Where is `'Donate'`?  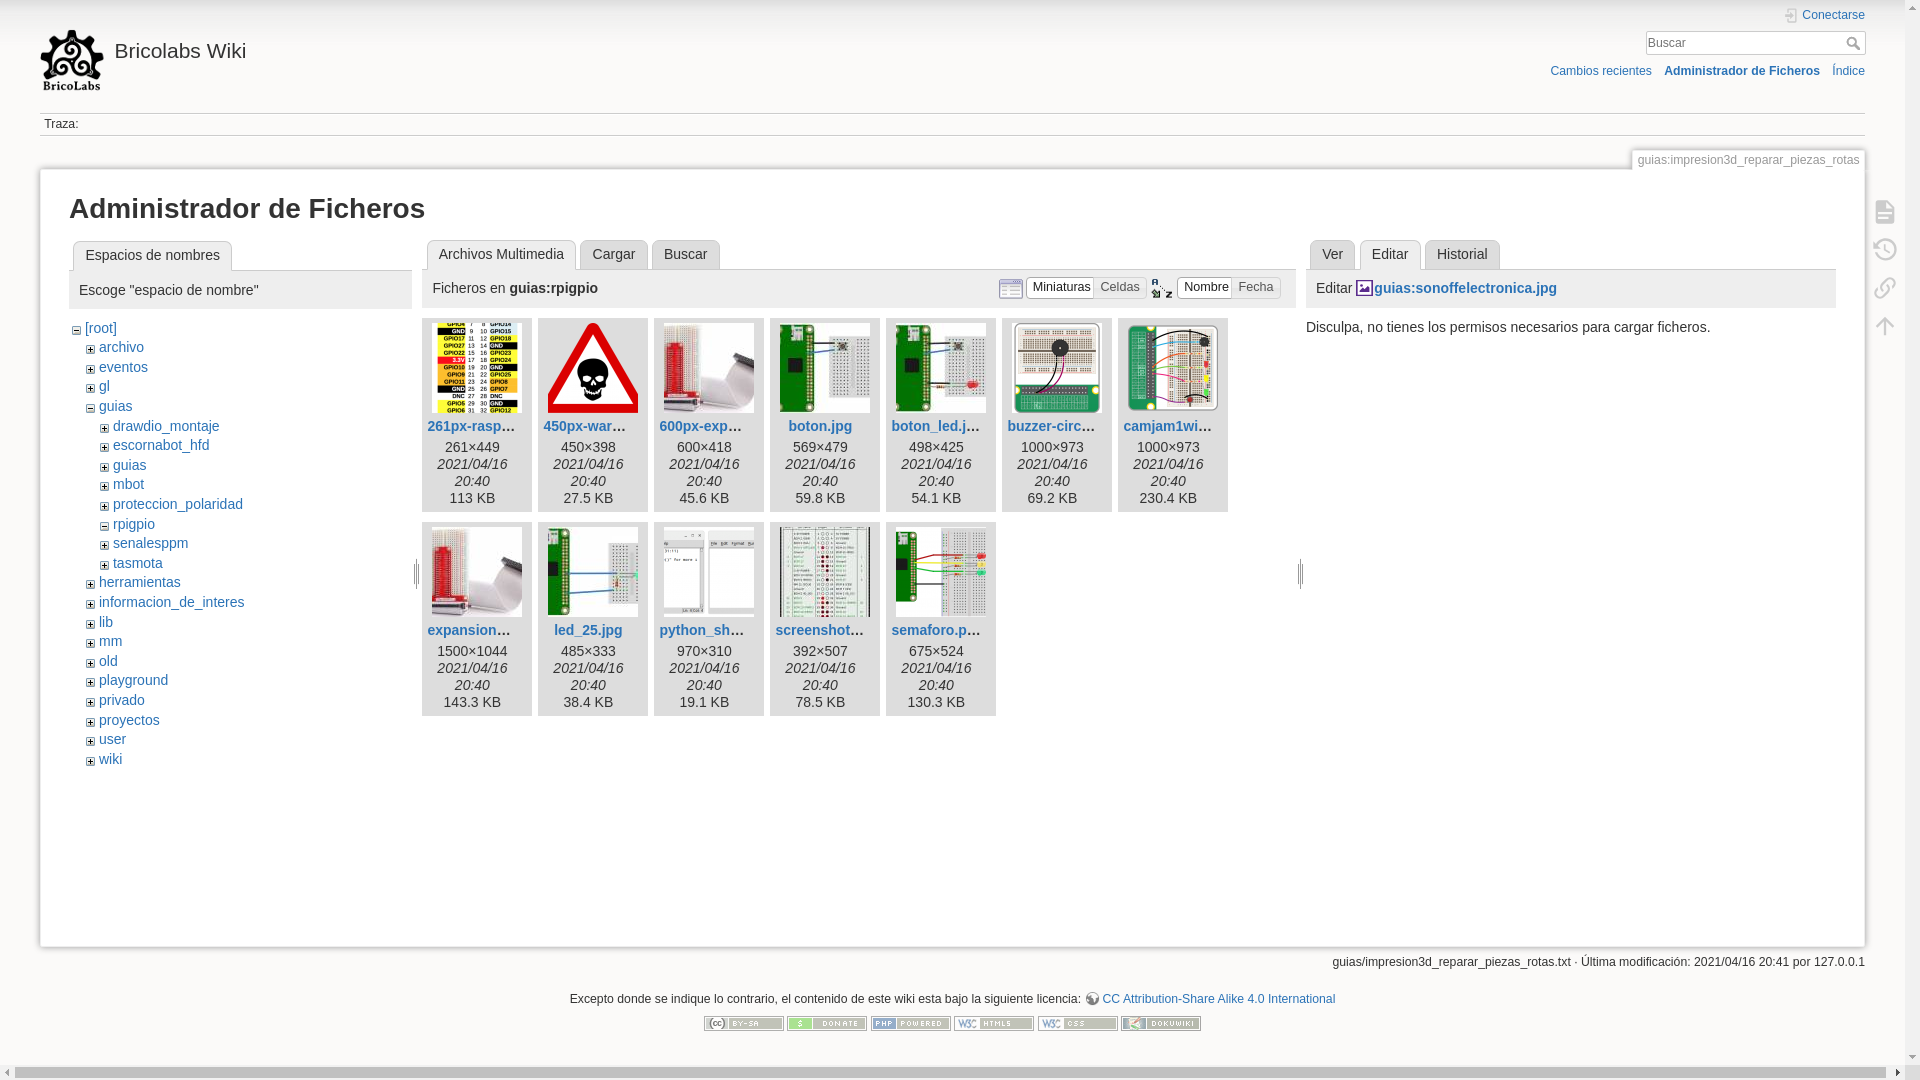
'Donate' is located at coordinates (826, 1022).